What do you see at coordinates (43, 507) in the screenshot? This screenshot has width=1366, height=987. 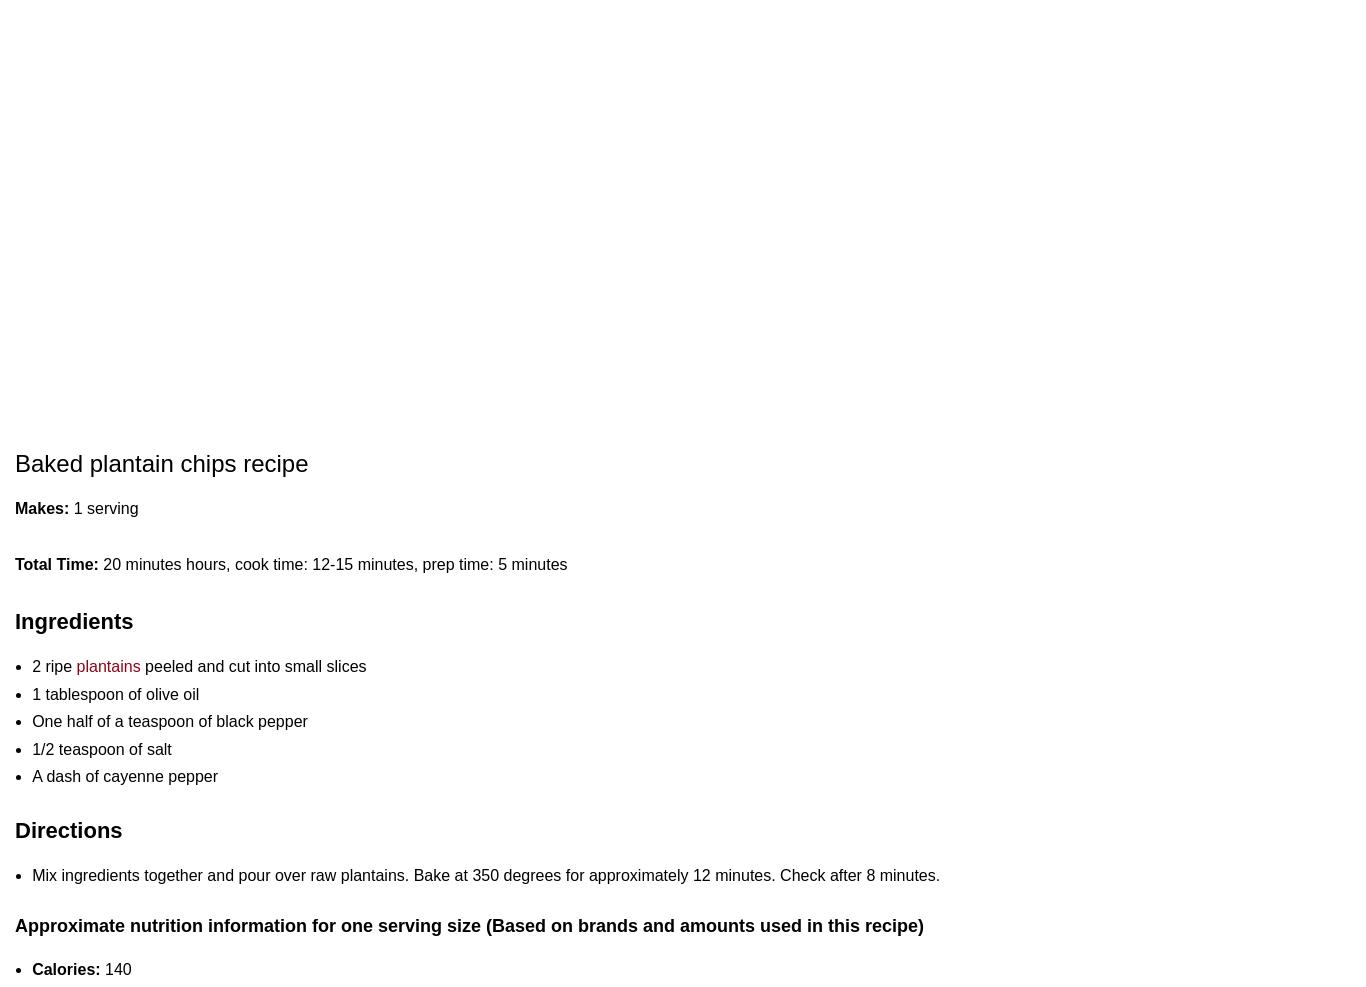 I see `'Makes:'` at bounding box center [43, 507].